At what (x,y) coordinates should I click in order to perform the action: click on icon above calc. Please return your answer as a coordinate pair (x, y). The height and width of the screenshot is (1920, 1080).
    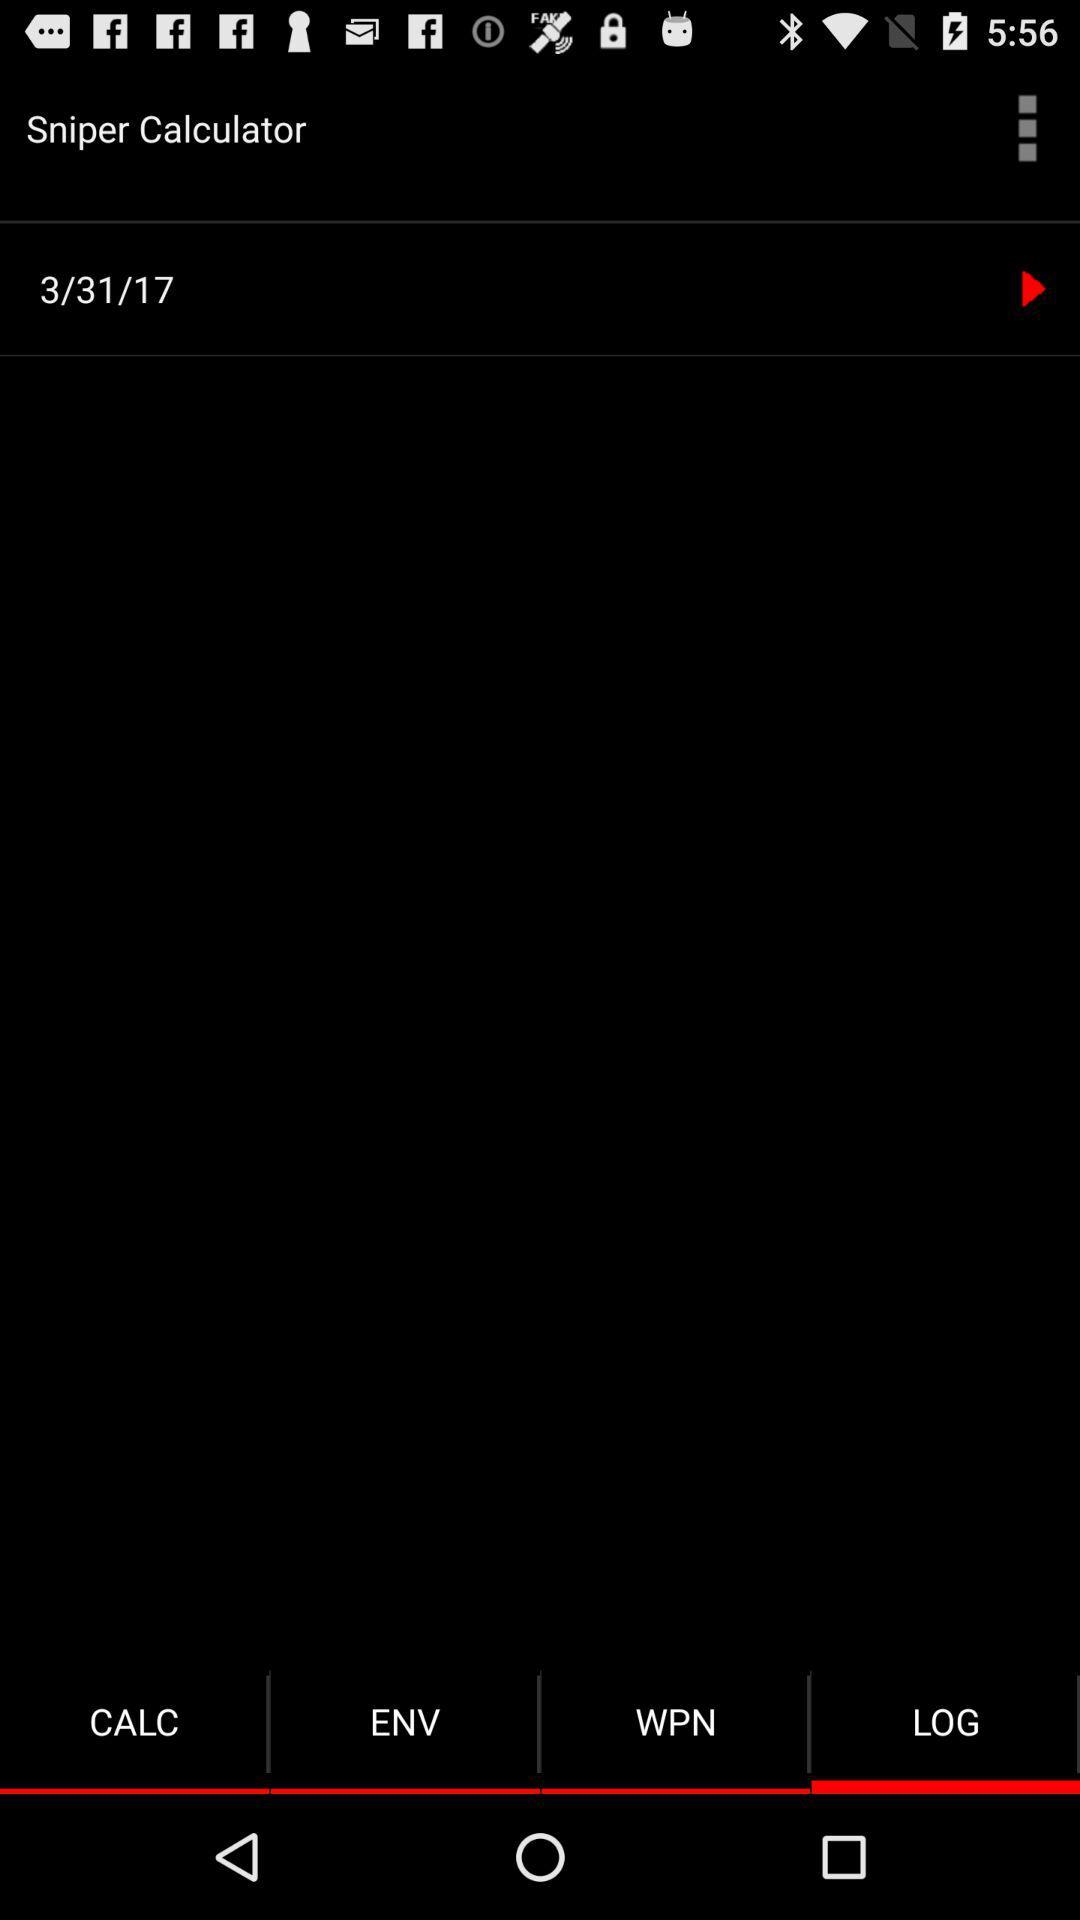
    Looking at the image, I should click on (546, 288).